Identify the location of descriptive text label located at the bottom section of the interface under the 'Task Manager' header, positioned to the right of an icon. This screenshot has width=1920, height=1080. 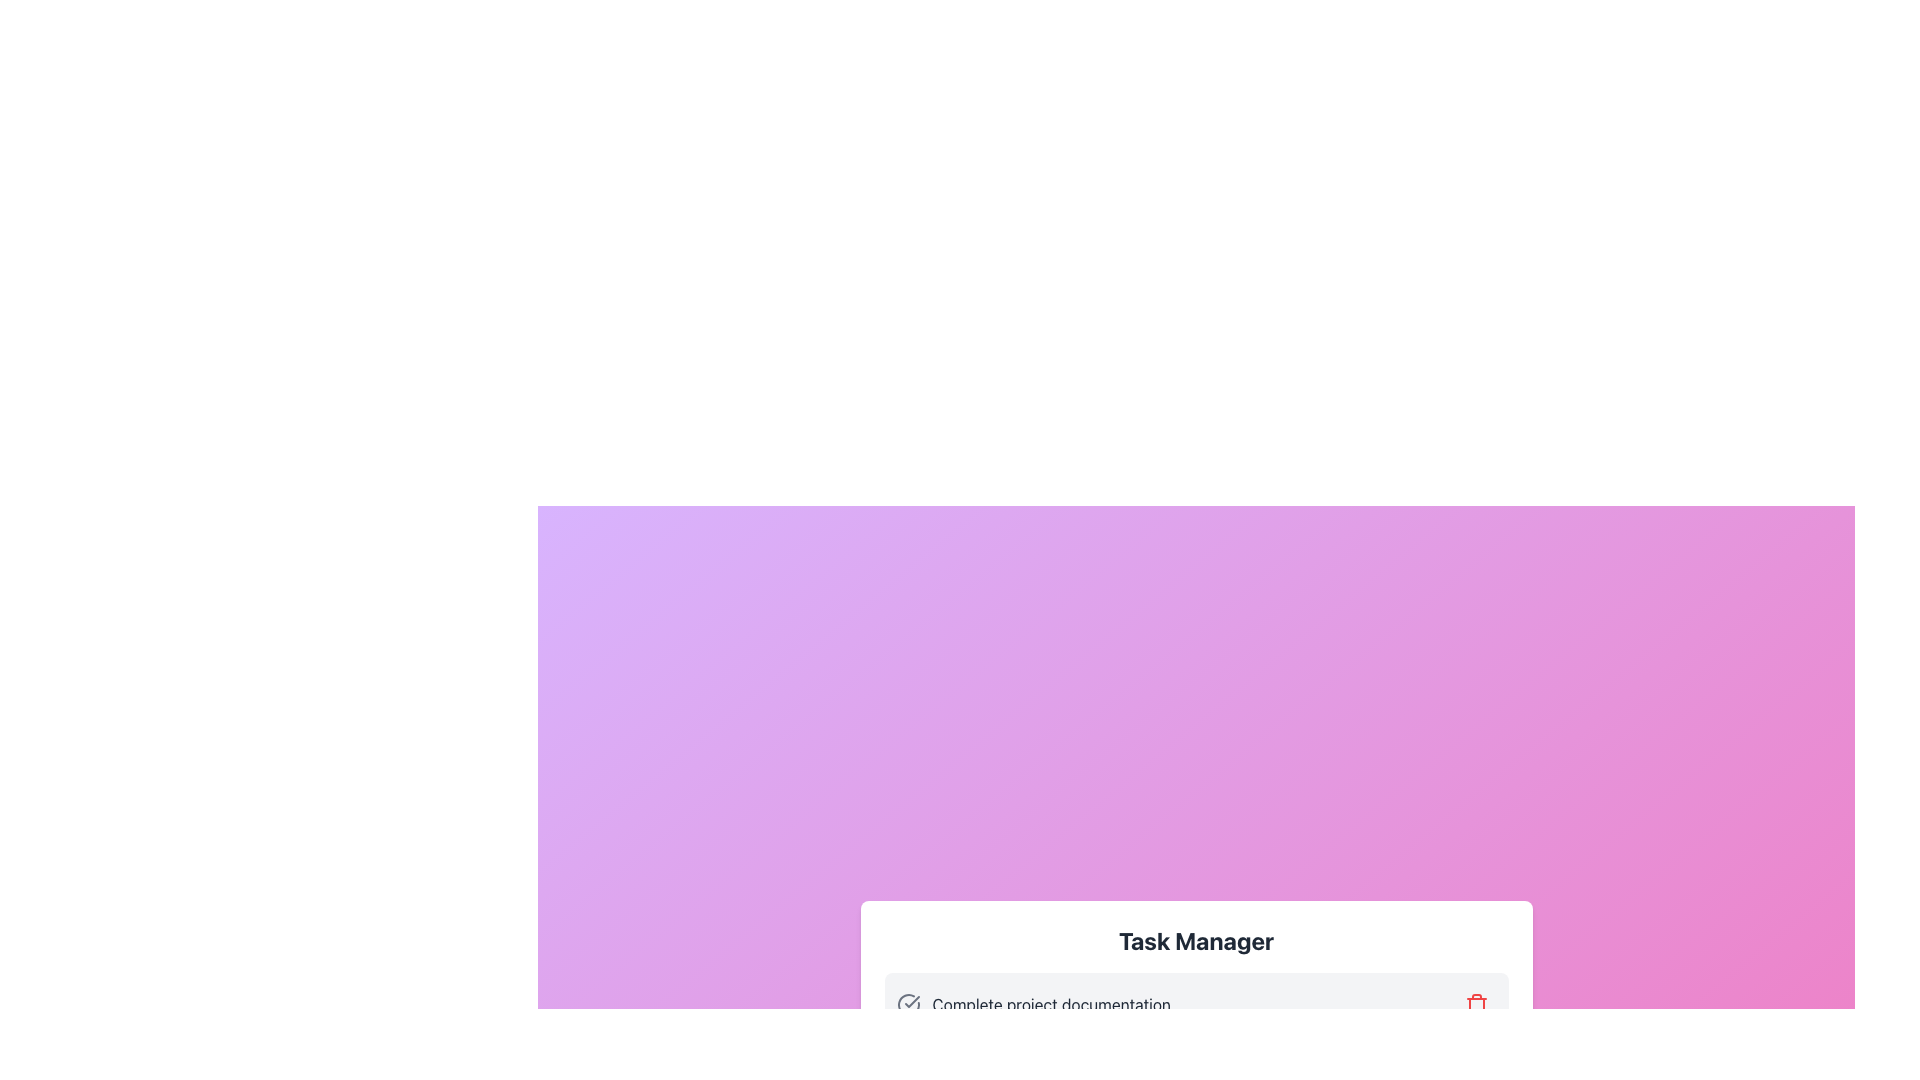
(1050, 1005).